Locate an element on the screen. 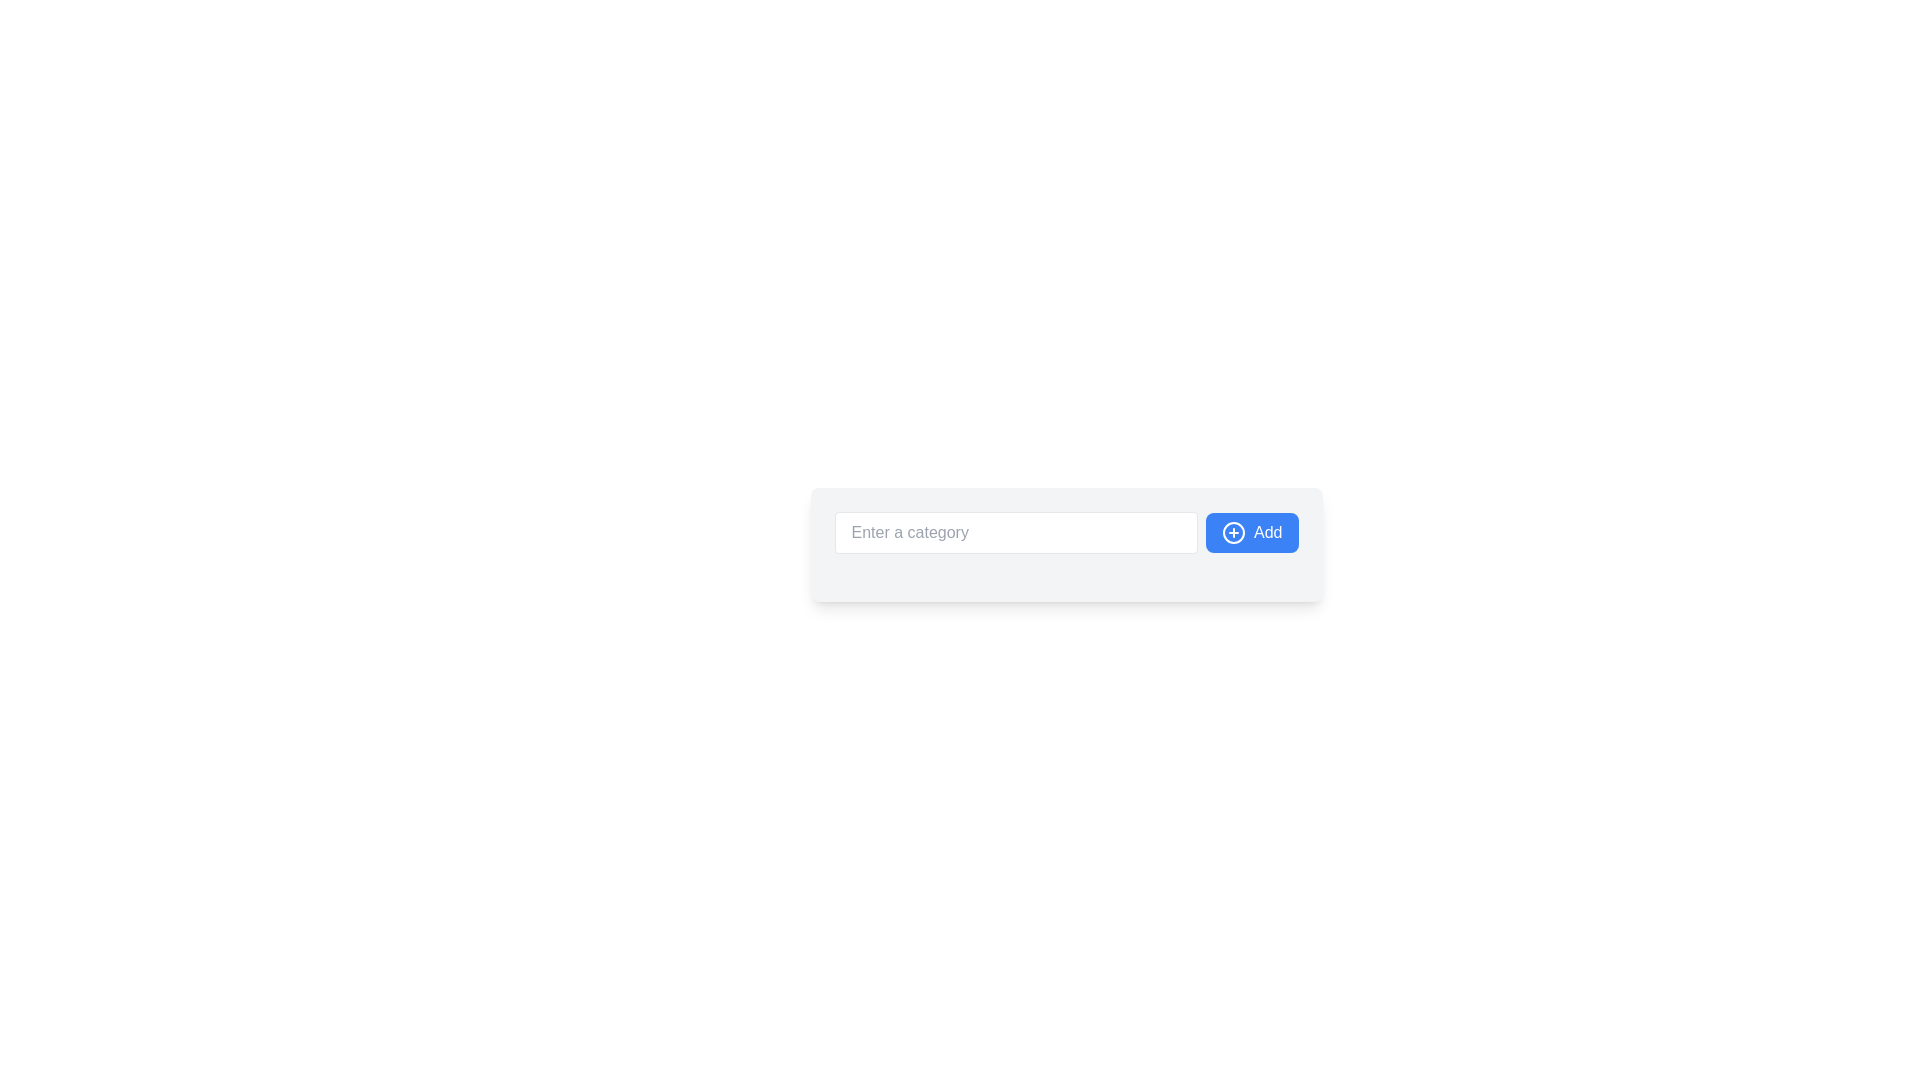  the 'Add' button, which has a vibrant blue background and a circular '+' icon to the left of the white text, located immediately to the right of the 'Enter a category' input field is located at coordinates (1251, 531).